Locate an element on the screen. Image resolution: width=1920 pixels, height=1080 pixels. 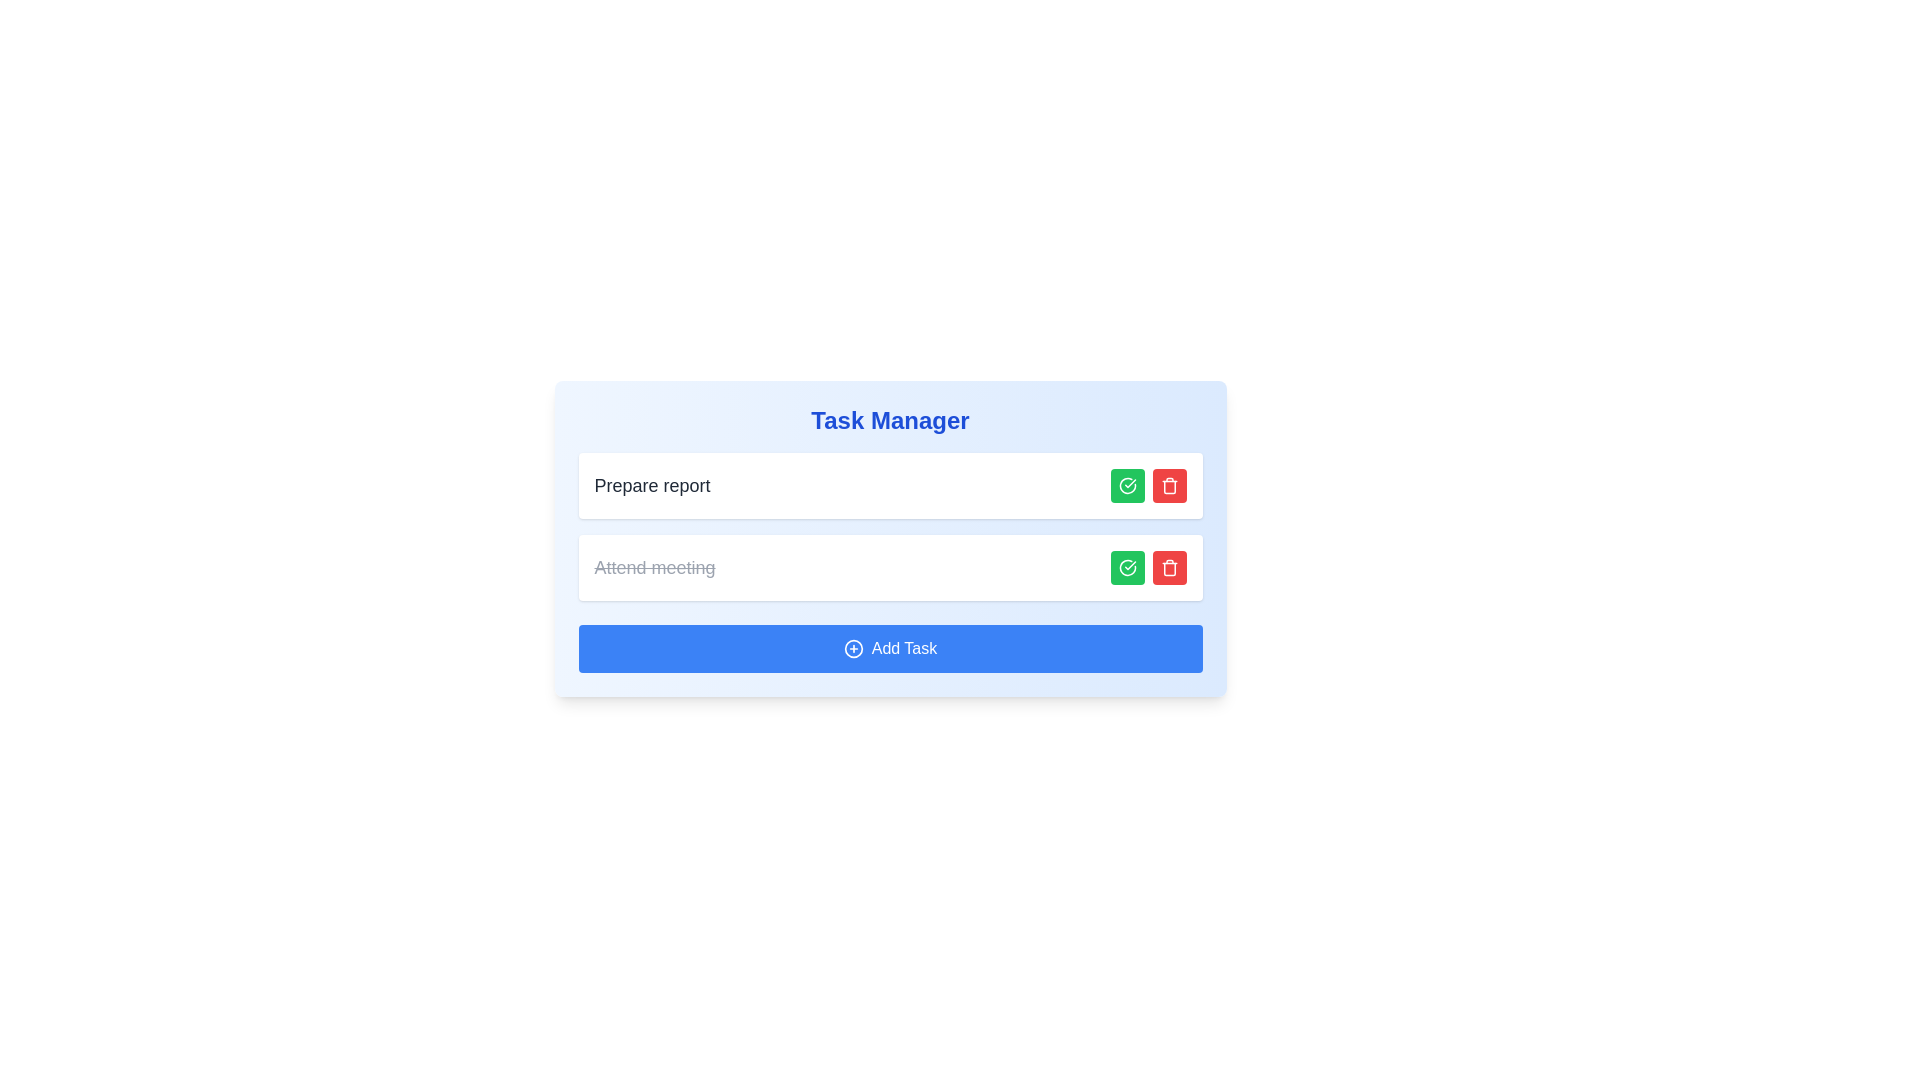
the Static Text Label that provides the title or description of a task item within the task manager application, located in the header of a task card is located at coordinates (652, 486).